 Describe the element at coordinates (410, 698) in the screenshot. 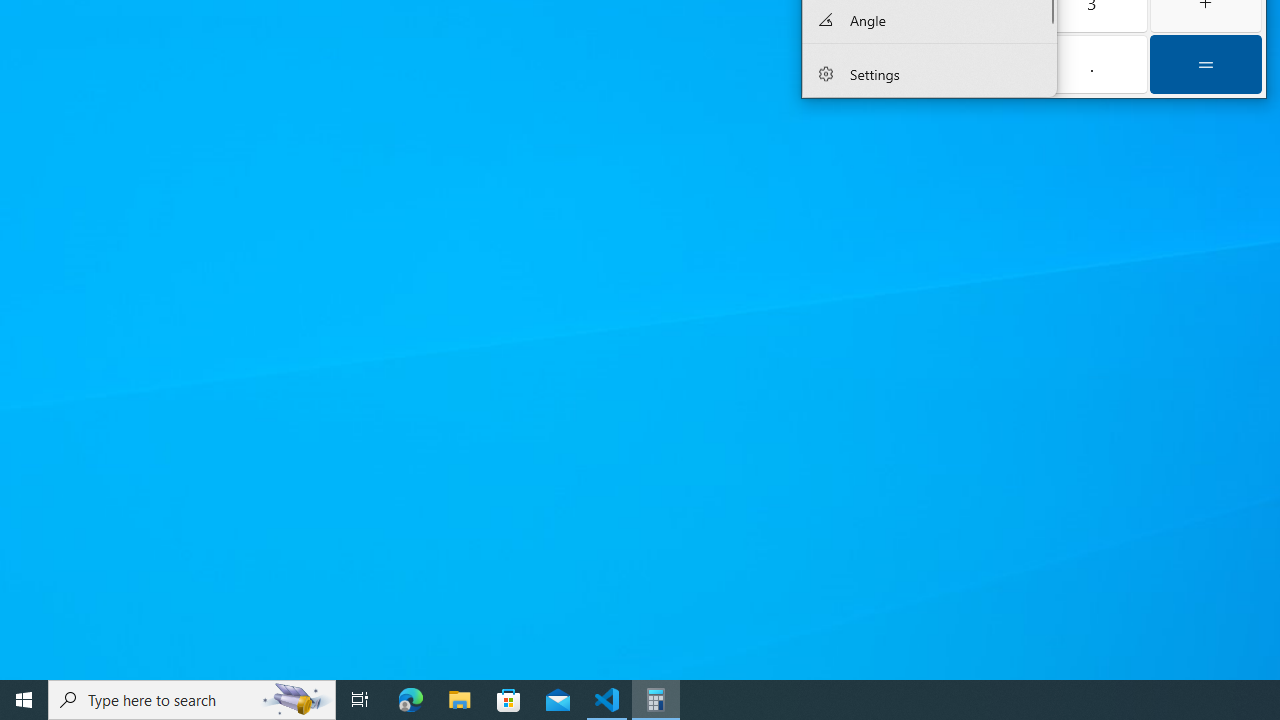

I see `'Microsoft Edge'` at that location.